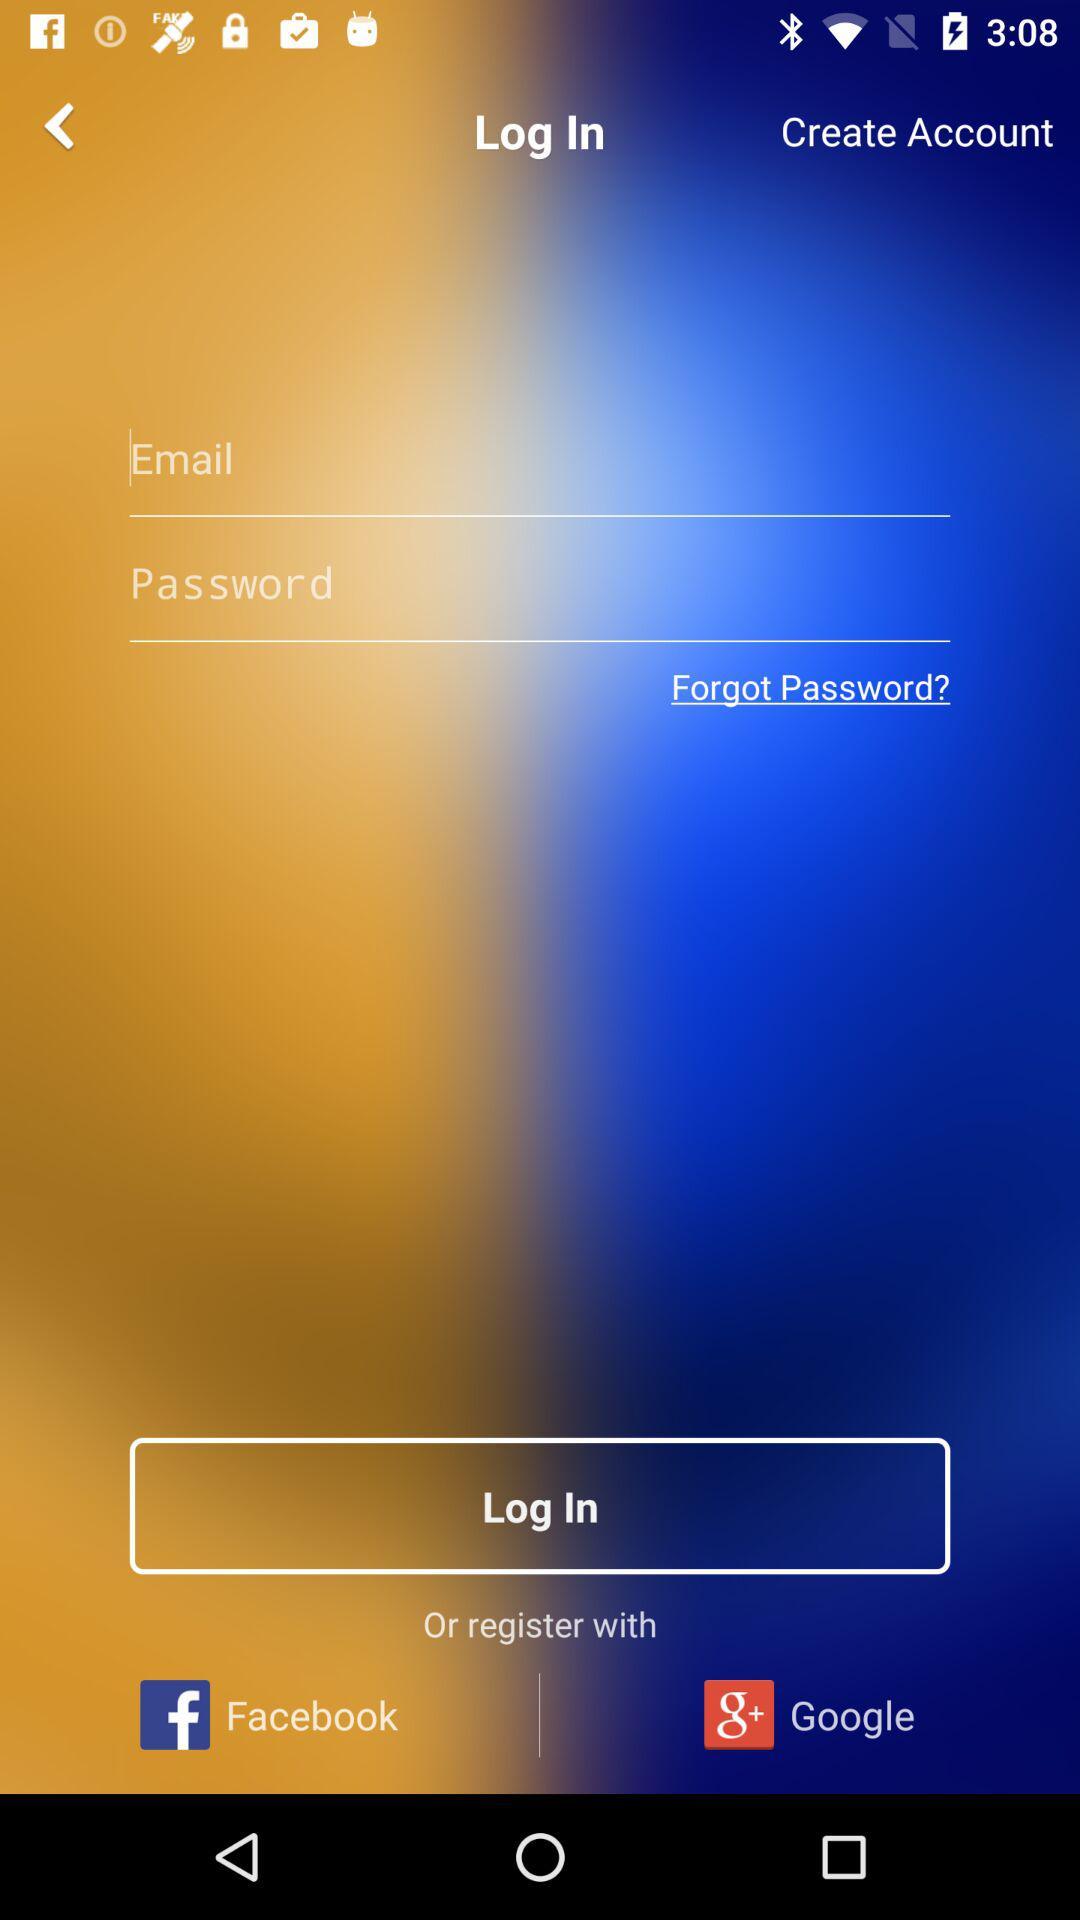 The height and width of the screenshot is (1920, 1080). What do you see at coordinates (917, 130) in the screenshot?
I see `the create account item` at bounding box center [917, 130].